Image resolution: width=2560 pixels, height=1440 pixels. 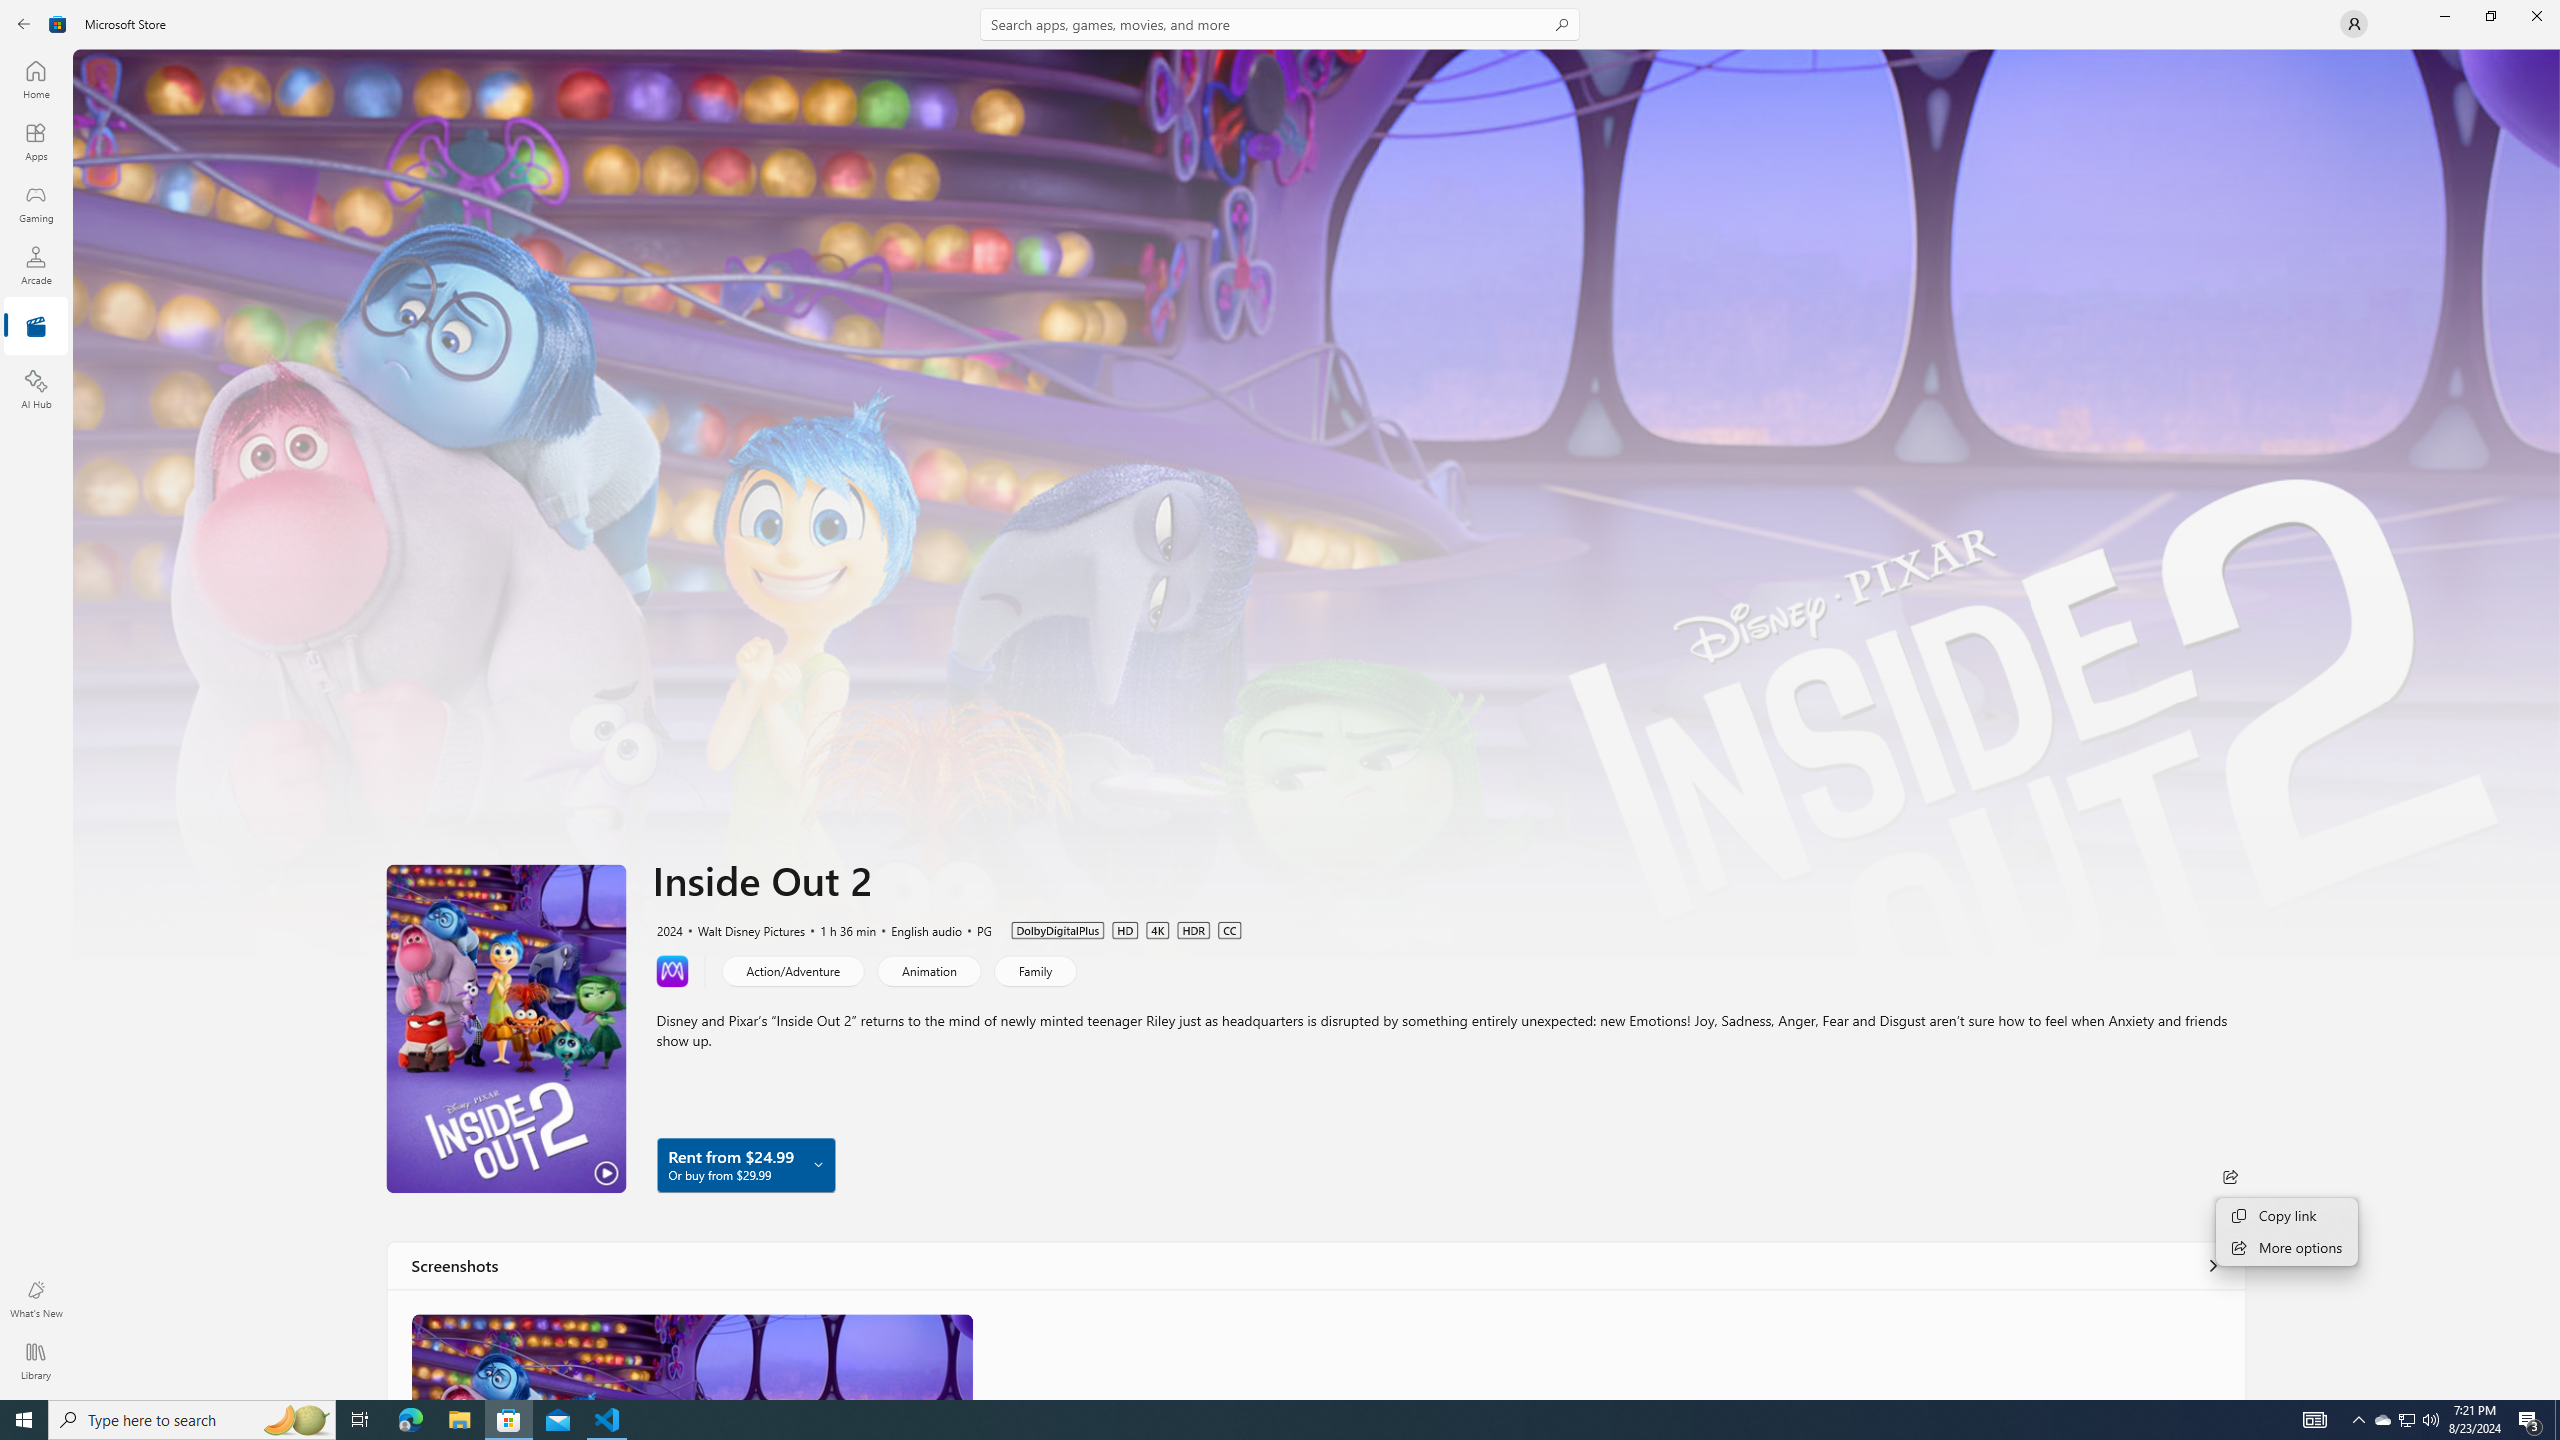 I want to click on 'Entertainment', so click(x=34, y=326).